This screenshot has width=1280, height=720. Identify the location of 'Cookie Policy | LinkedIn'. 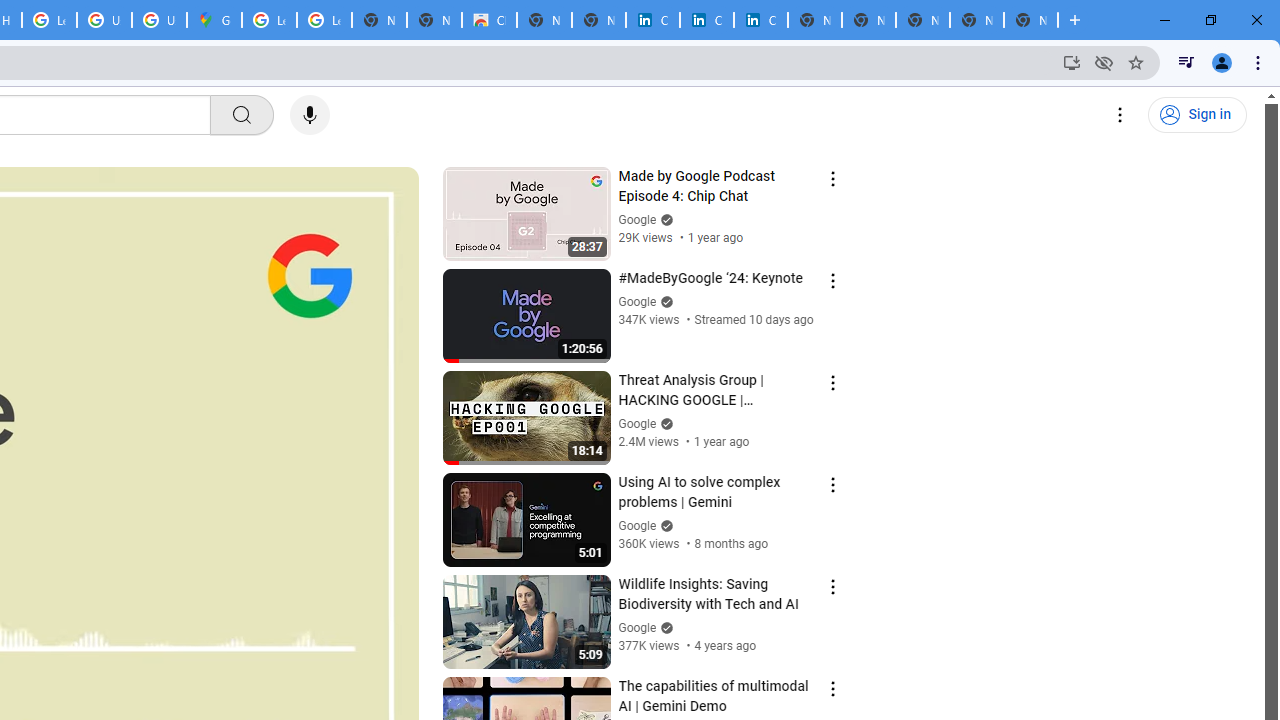
(652, 20).